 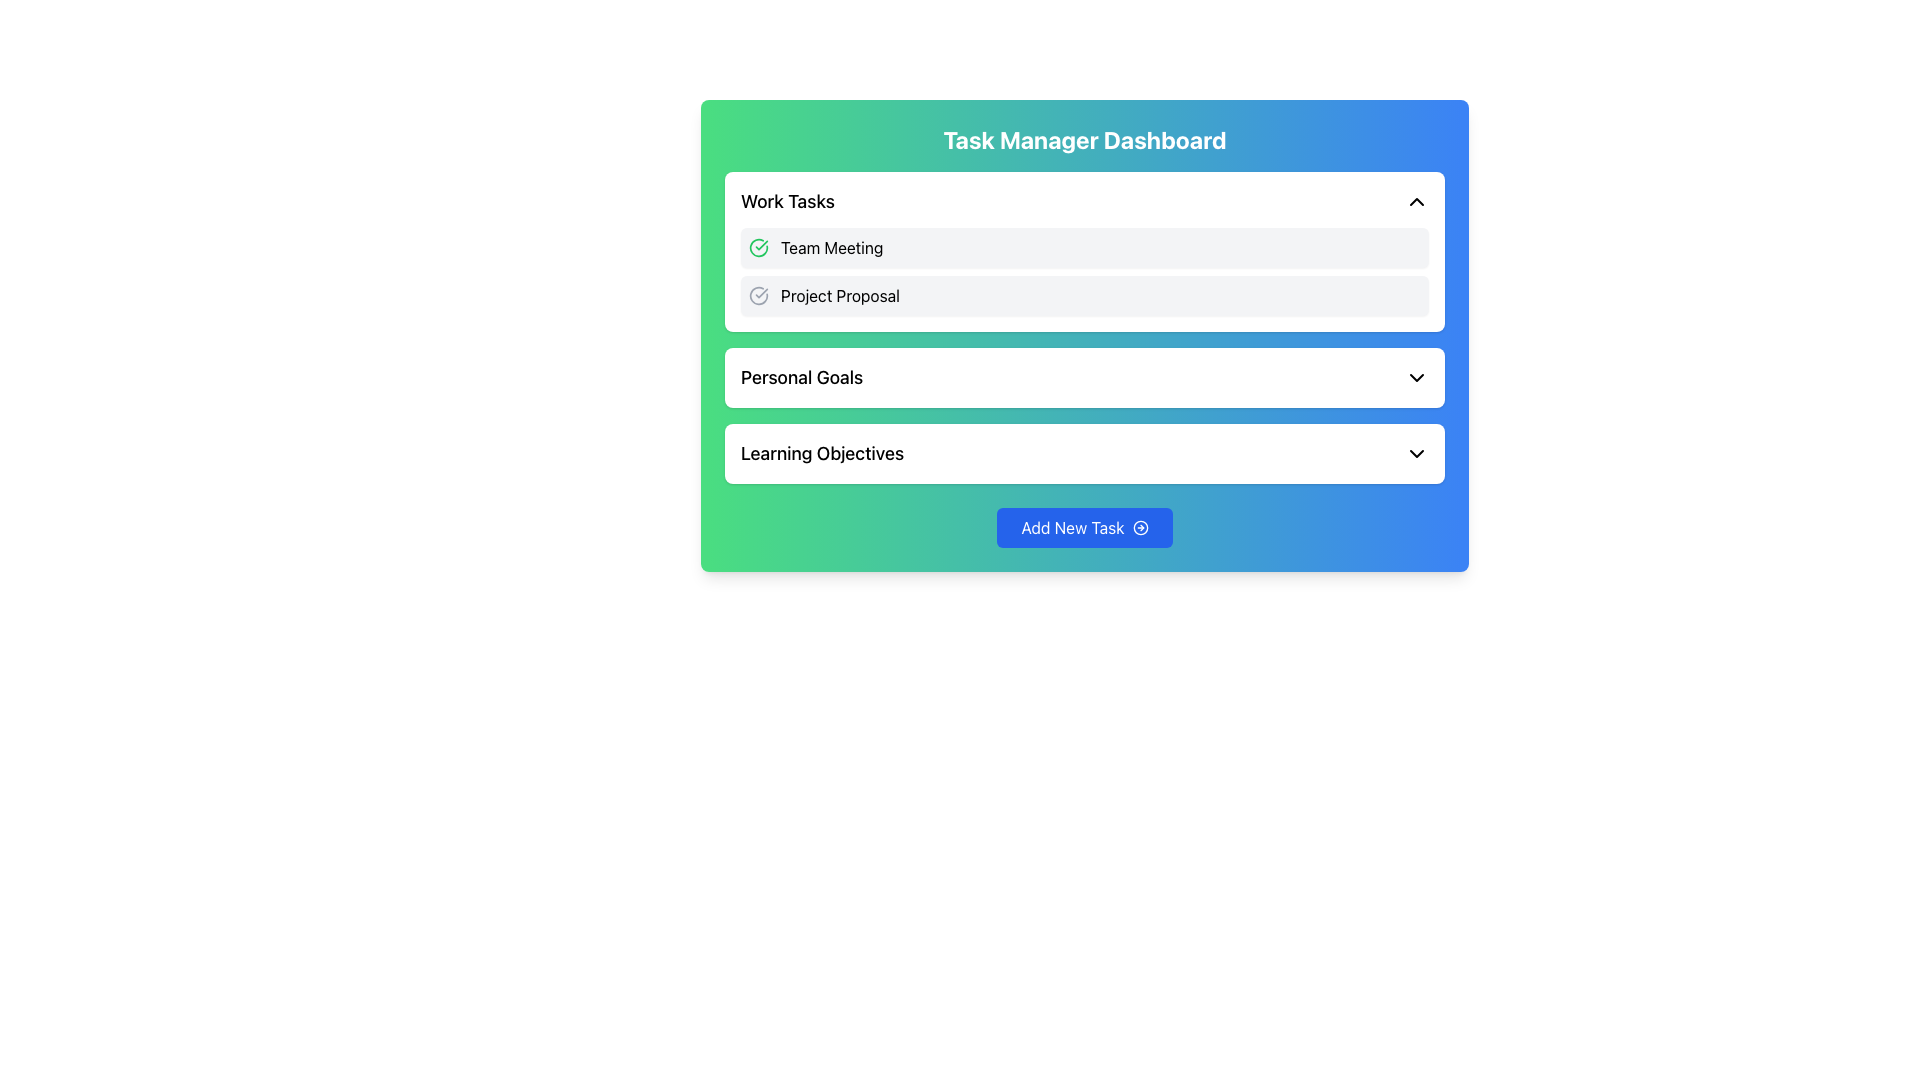 What do you see at coordinates (757, 296) in the screenshot?
I see `the circular icon with a thin stroke, styled as a vector graphic, located in the 'Work Tasks' section to the left of the 'Project Proposal' list item` at bounding box center [757, 296].